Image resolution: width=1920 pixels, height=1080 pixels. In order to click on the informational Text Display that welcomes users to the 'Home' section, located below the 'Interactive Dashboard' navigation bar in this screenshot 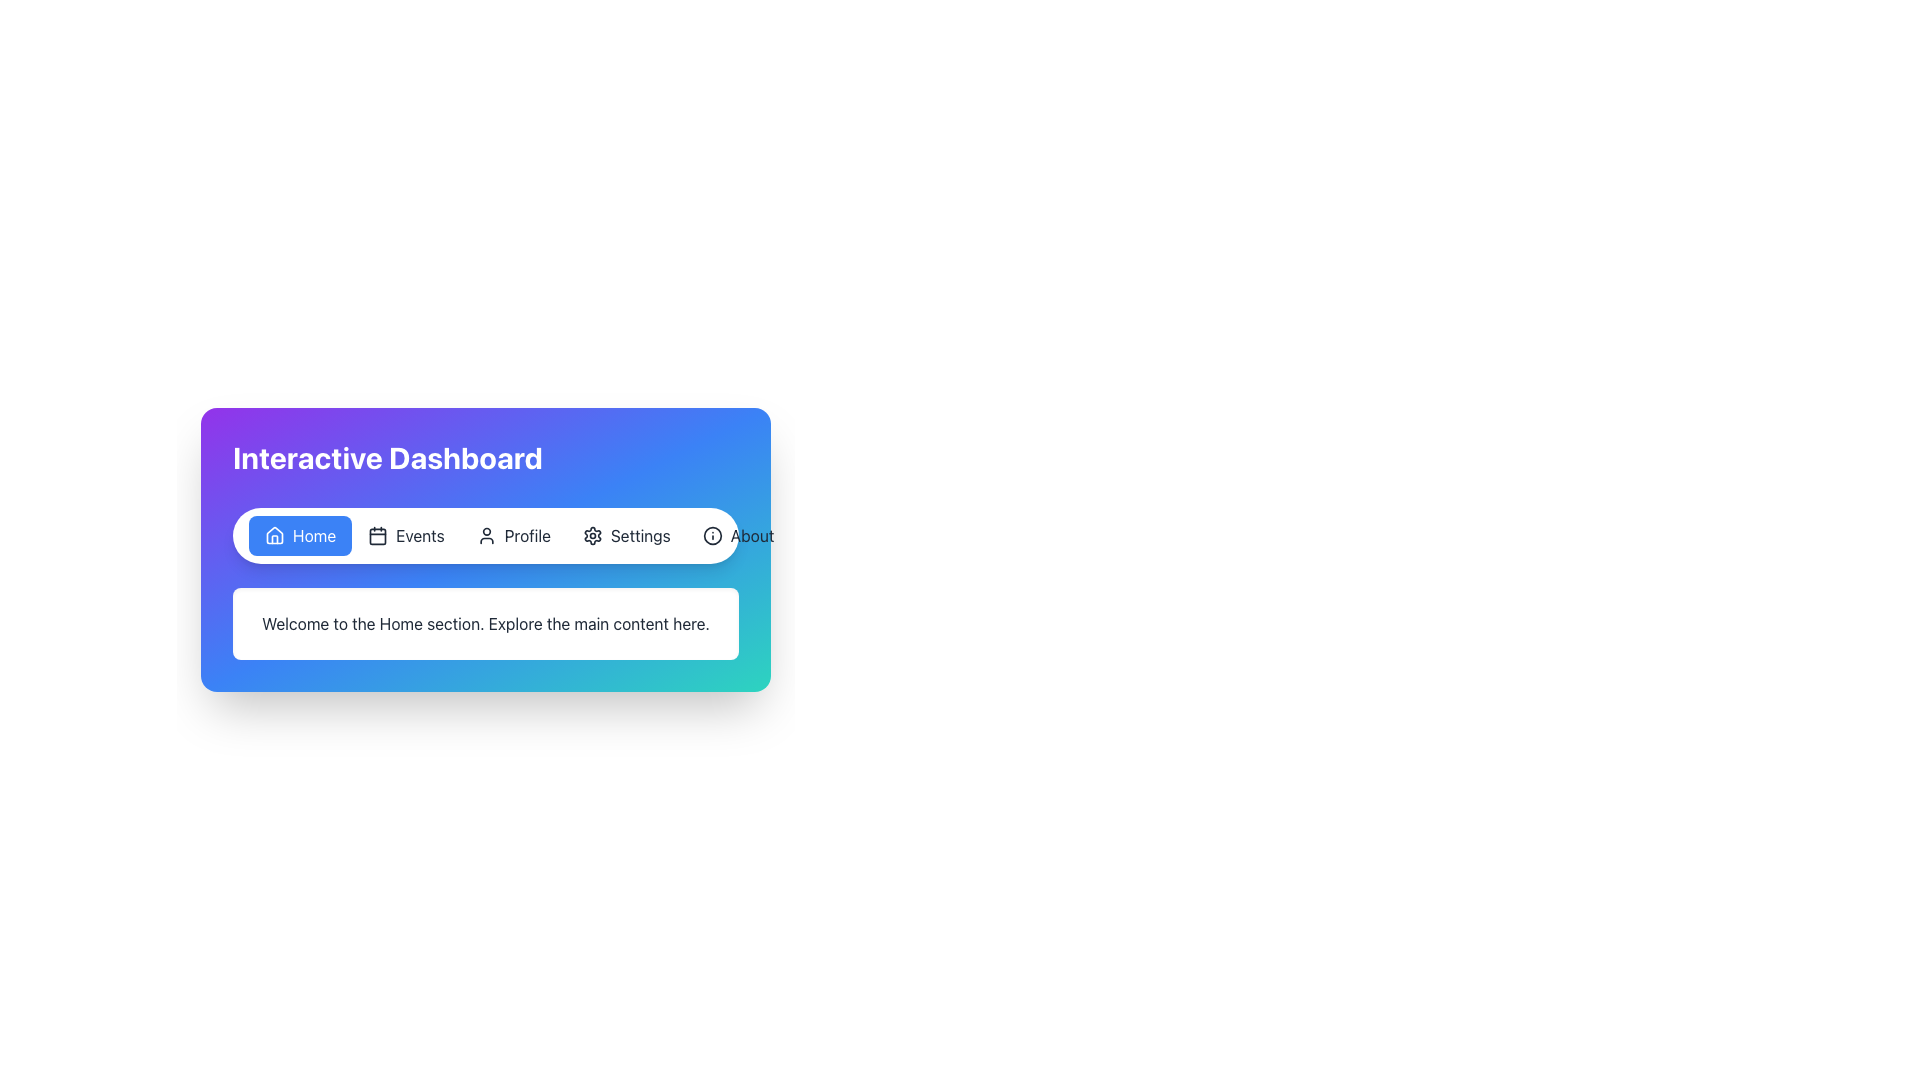, I will do `click(485, 623)`.